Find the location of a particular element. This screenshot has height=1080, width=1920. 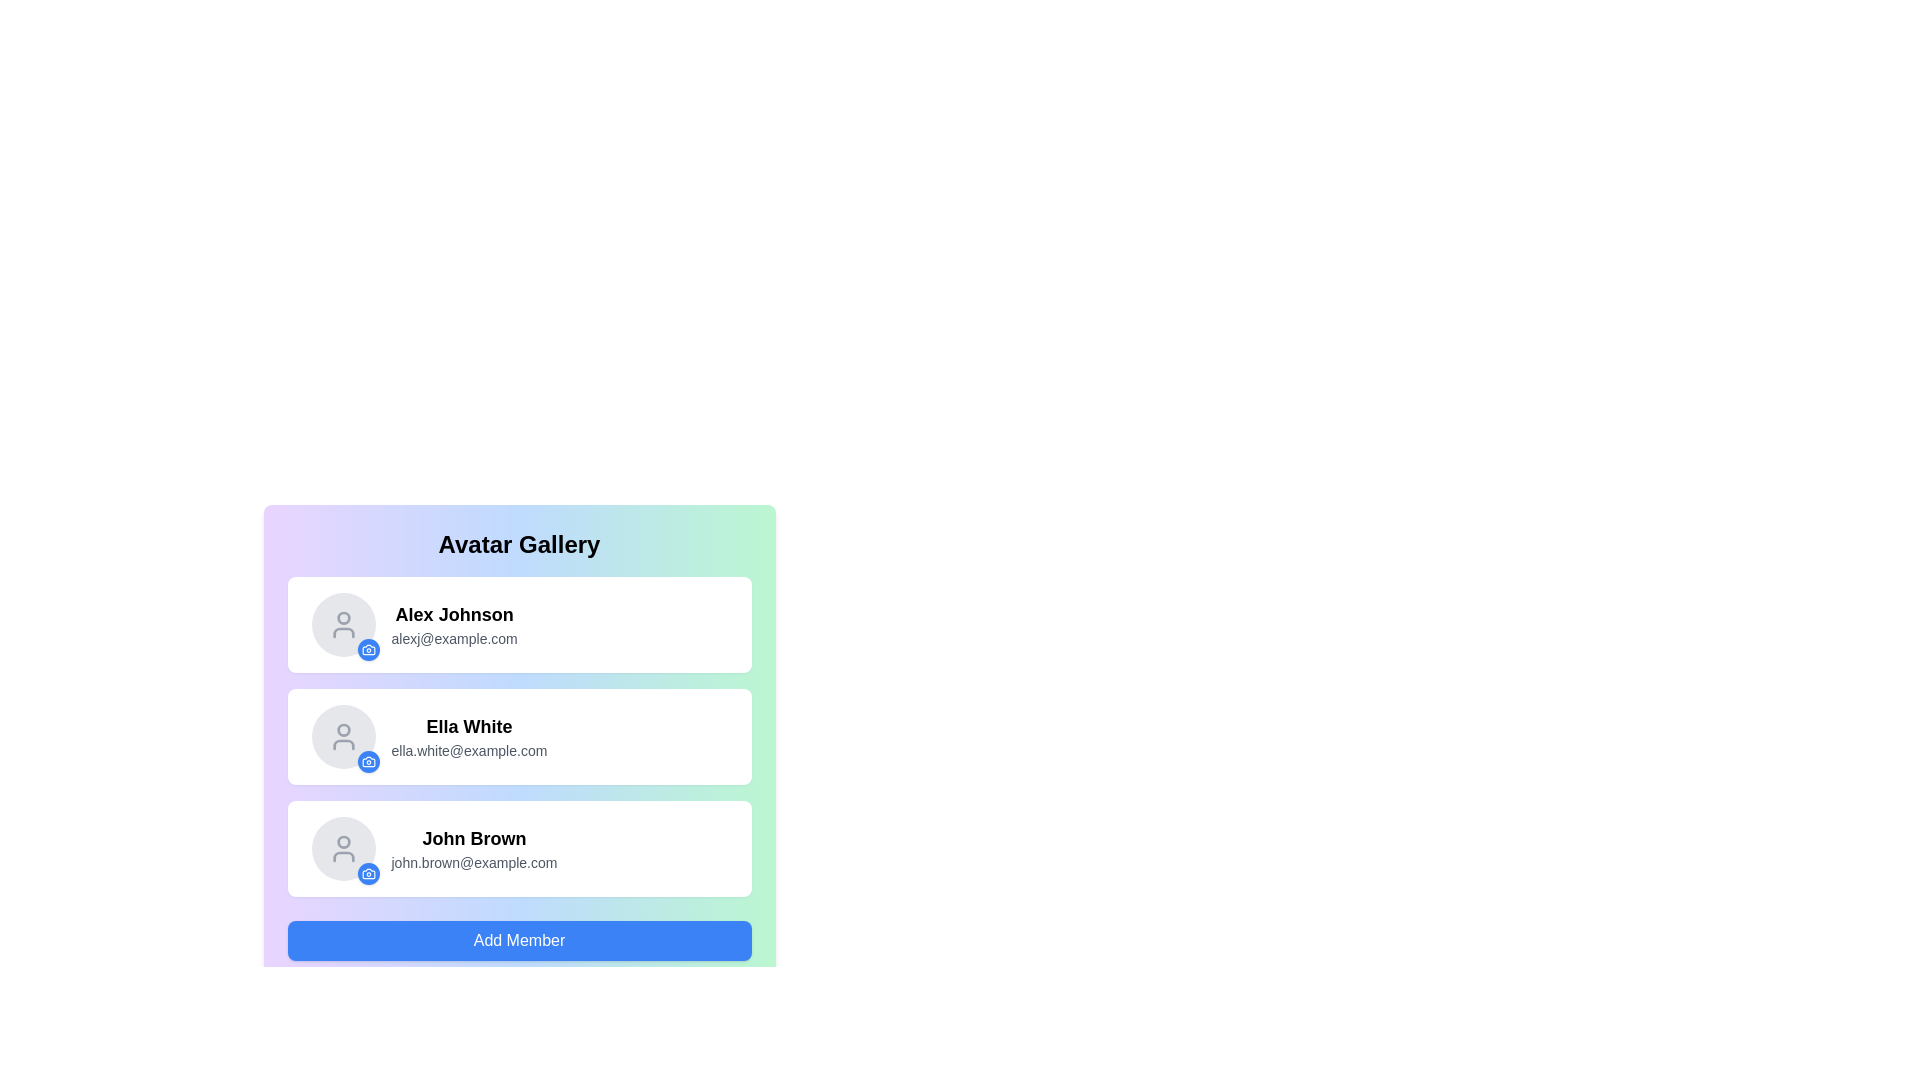

the text display showing the email address associated with the user 'John Brown', located below the name 'John Brown' in the same card section is located at coordinates (473, 862).